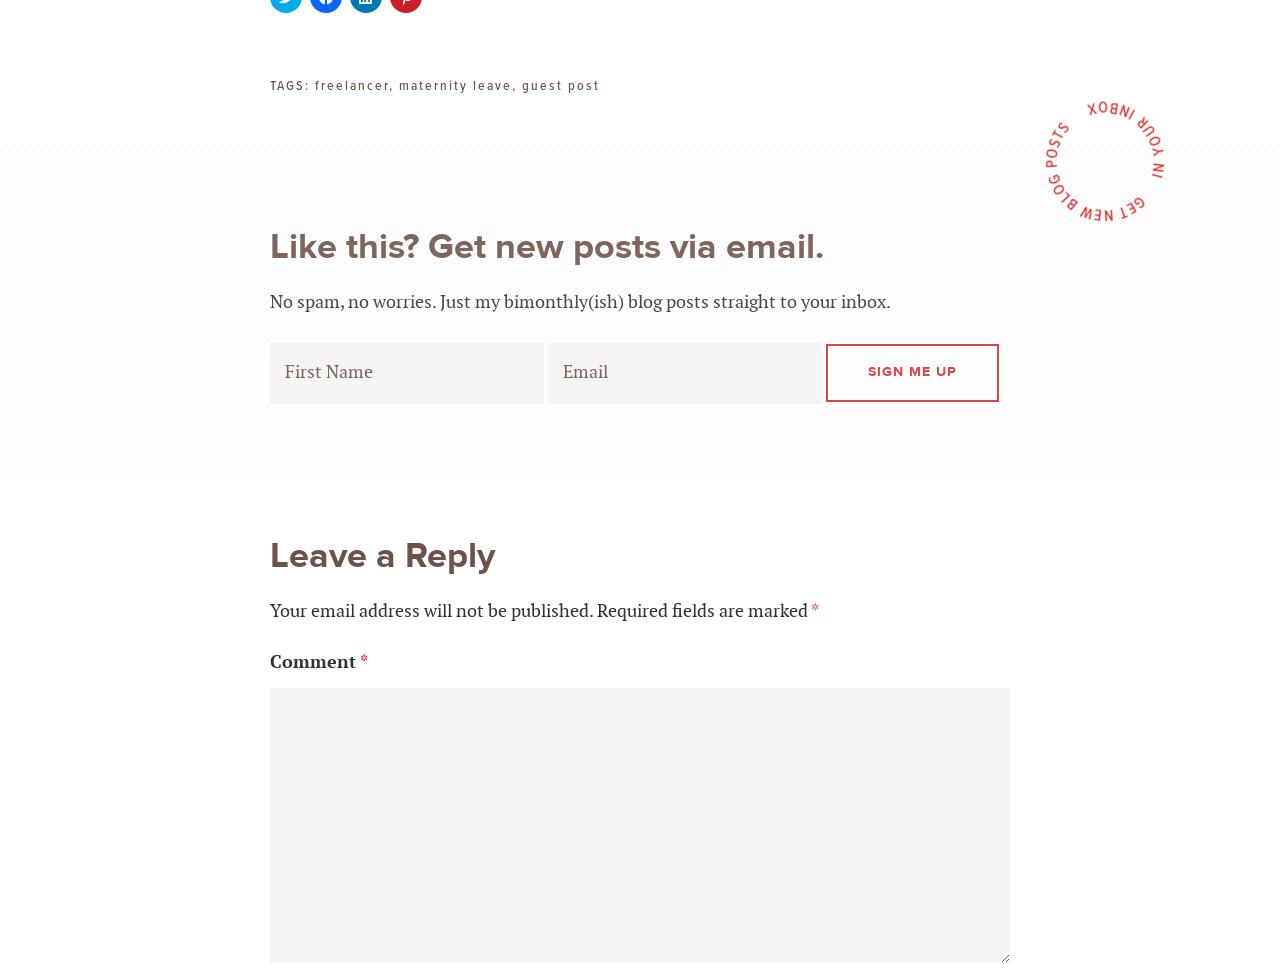 This screenshot has height=969, width=1280. Describe the element at coordinates (430, 609) in the screenshot. I see `'Your email address will not be published.'` at that location.